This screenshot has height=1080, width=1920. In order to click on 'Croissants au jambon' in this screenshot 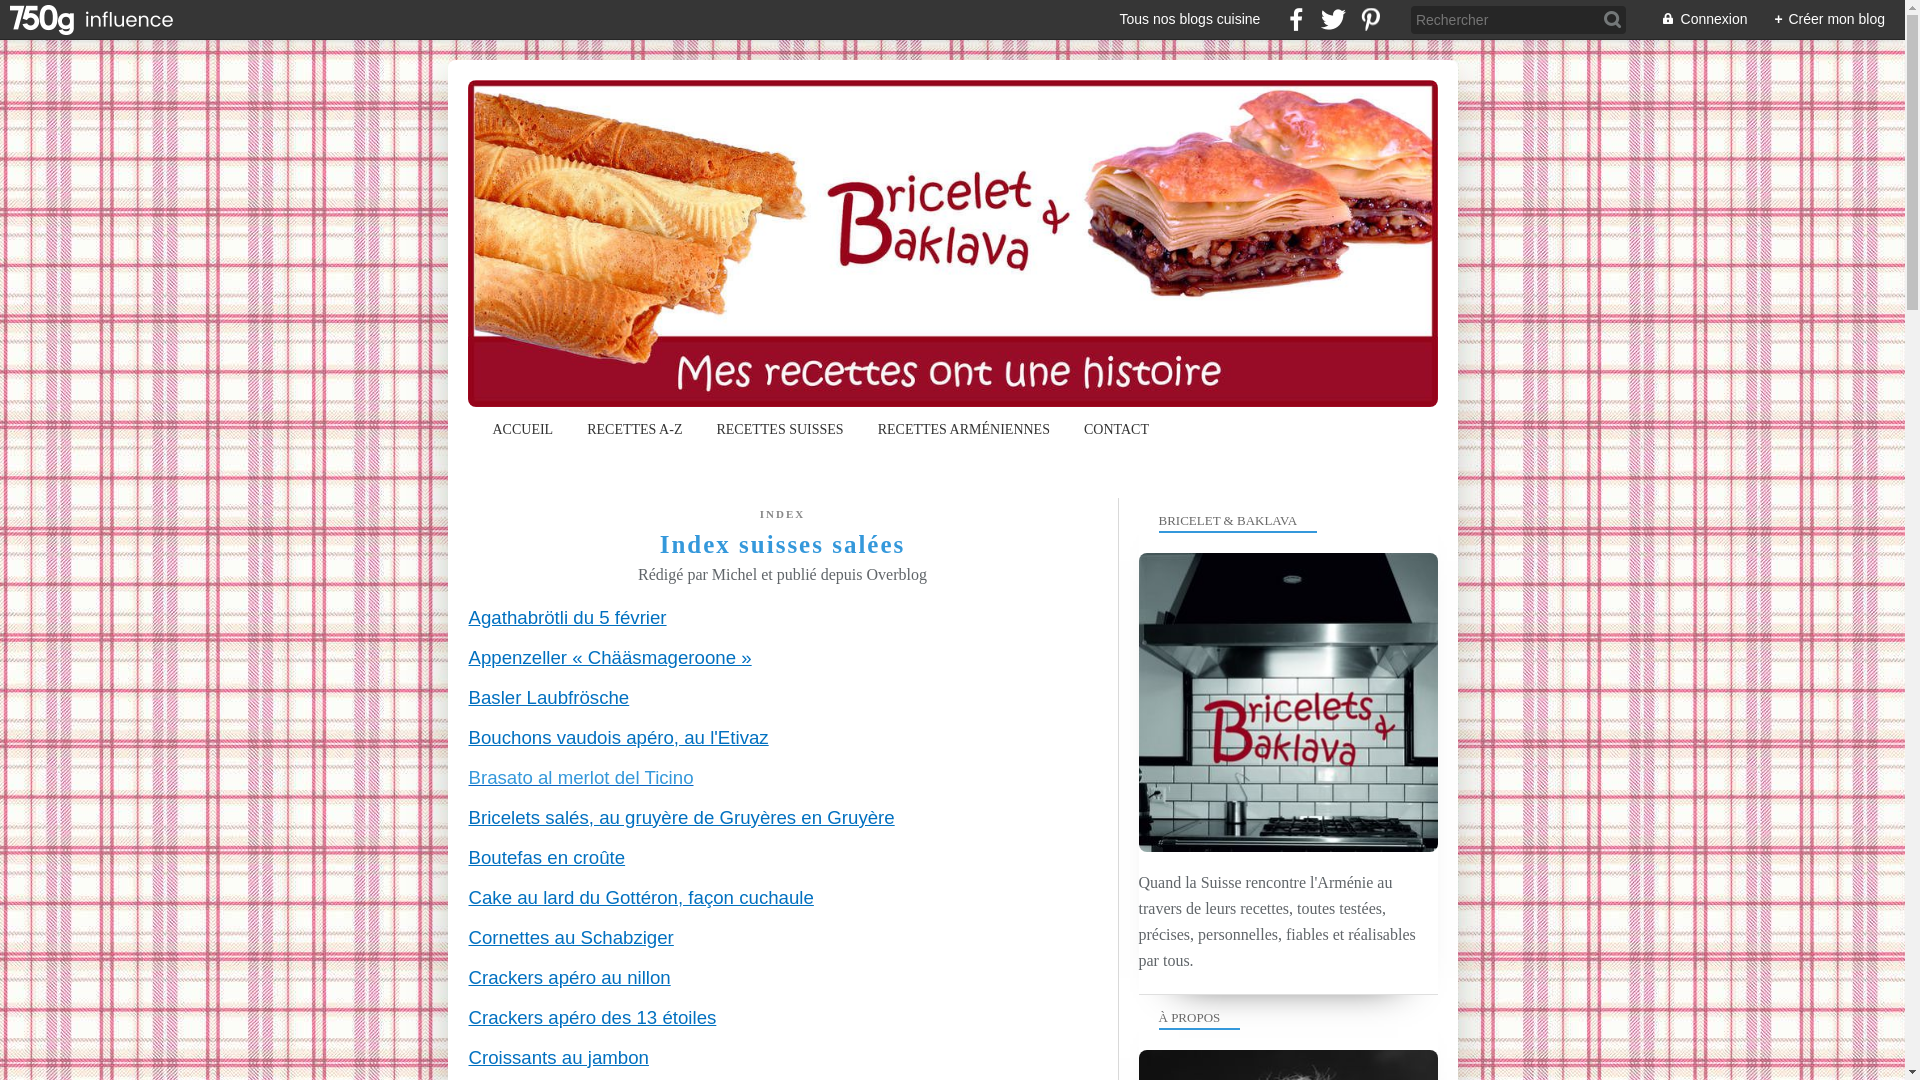, I will do `click(557, 1056)`.